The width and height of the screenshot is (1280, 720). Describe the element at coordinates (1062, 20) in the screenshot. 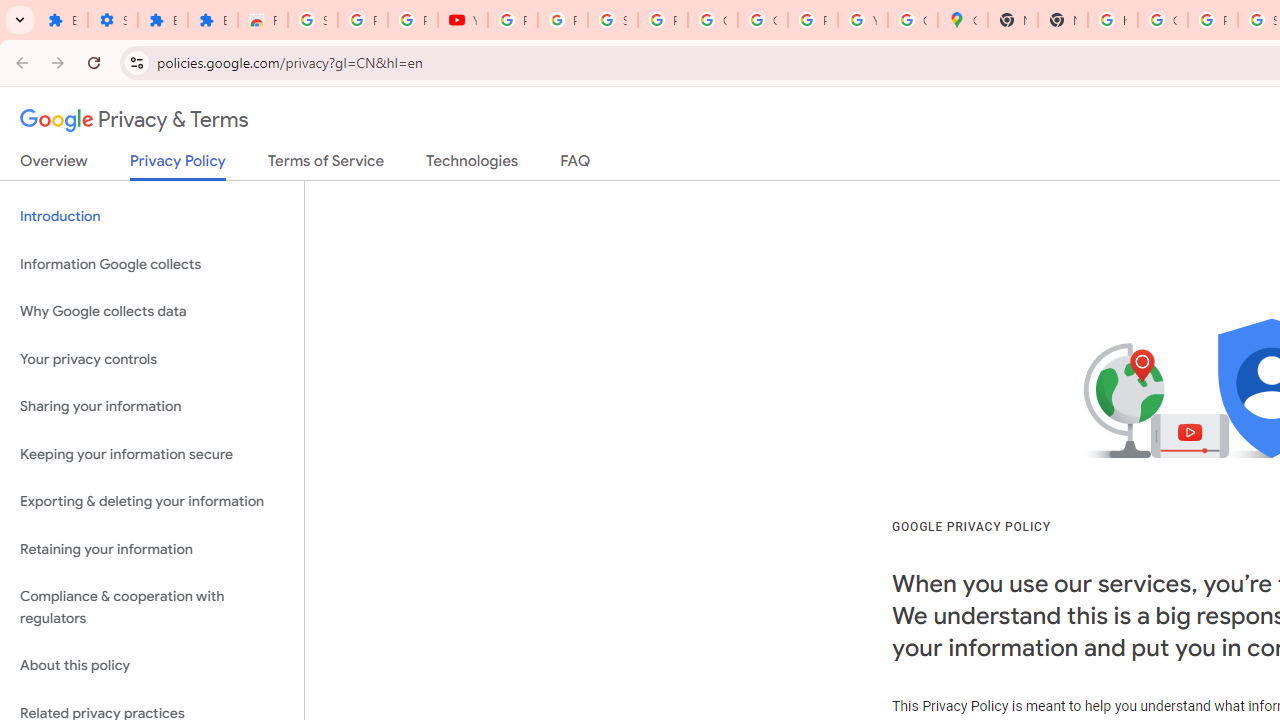

I see `'New Tab'` at that location.